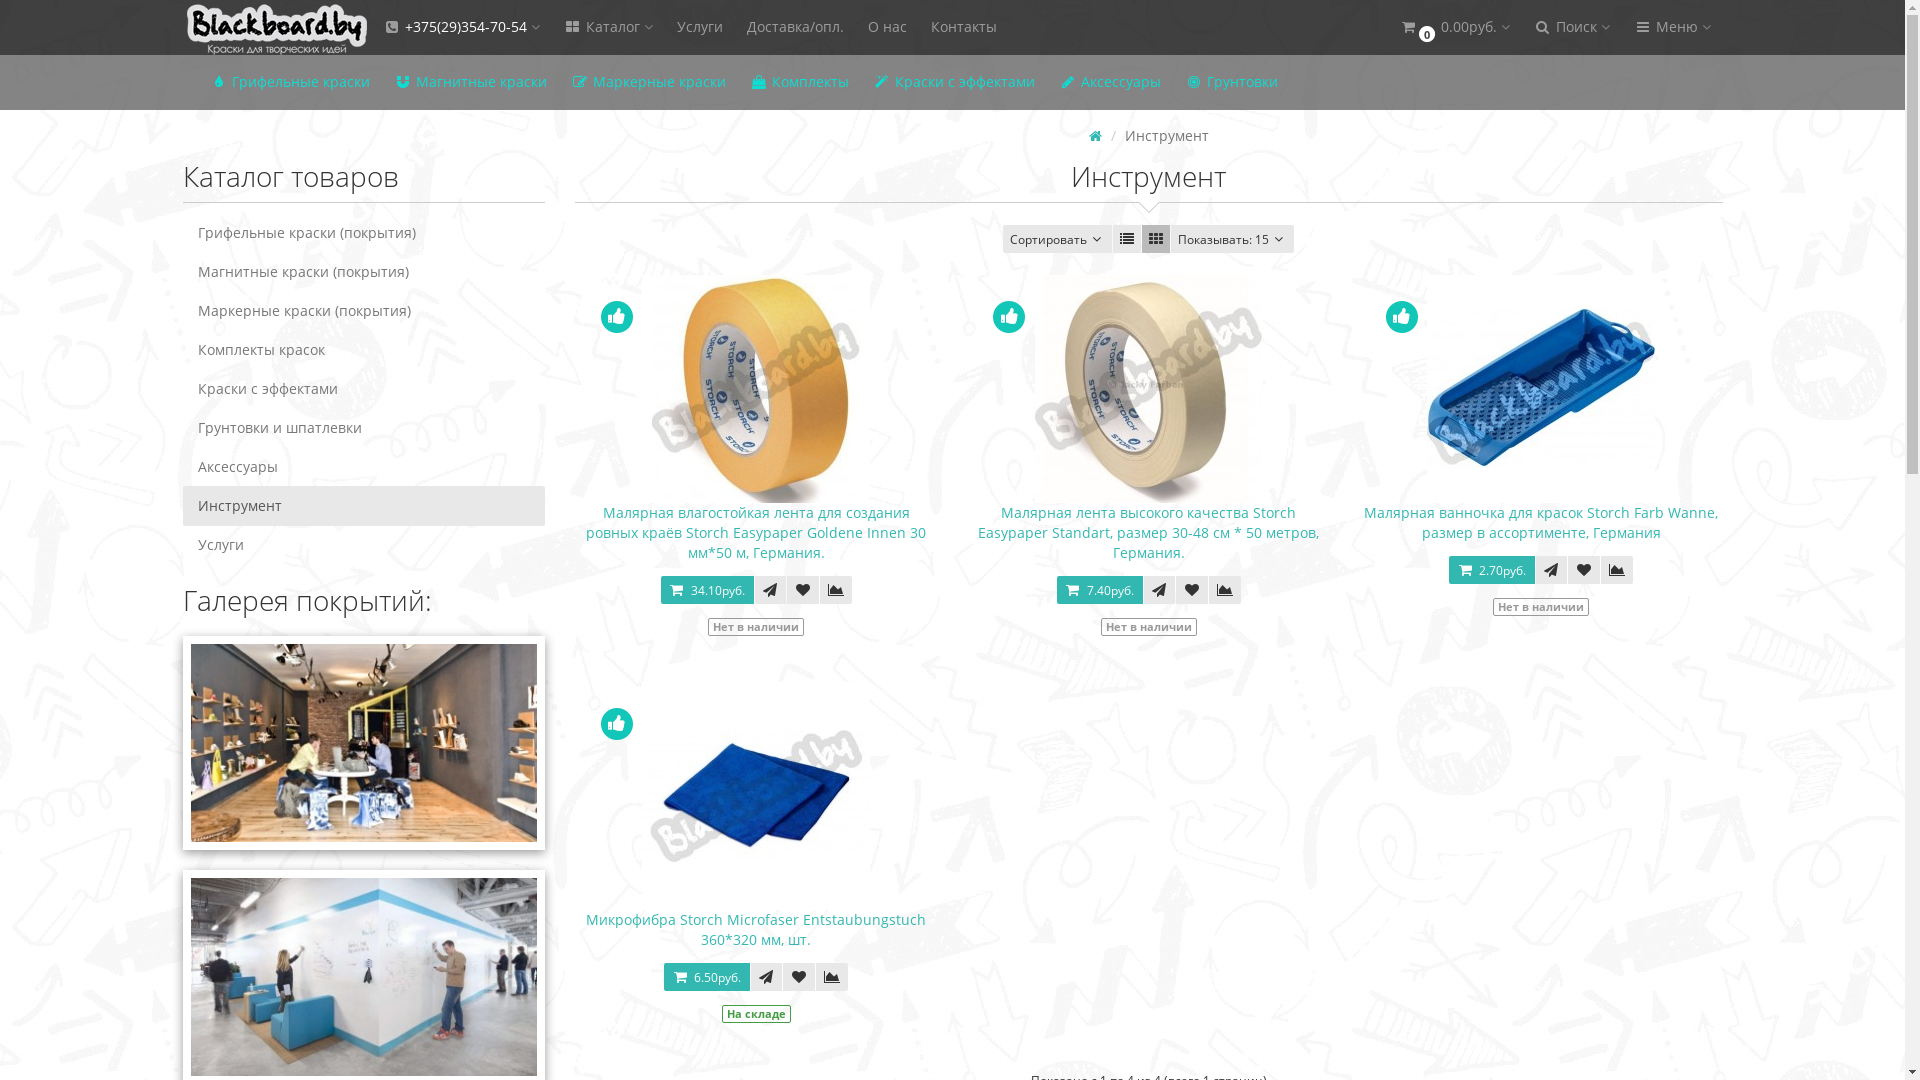 This screenshot has height=1080, width=1920. I want to click on '+375(29)354-70-54', so click(459, 27).